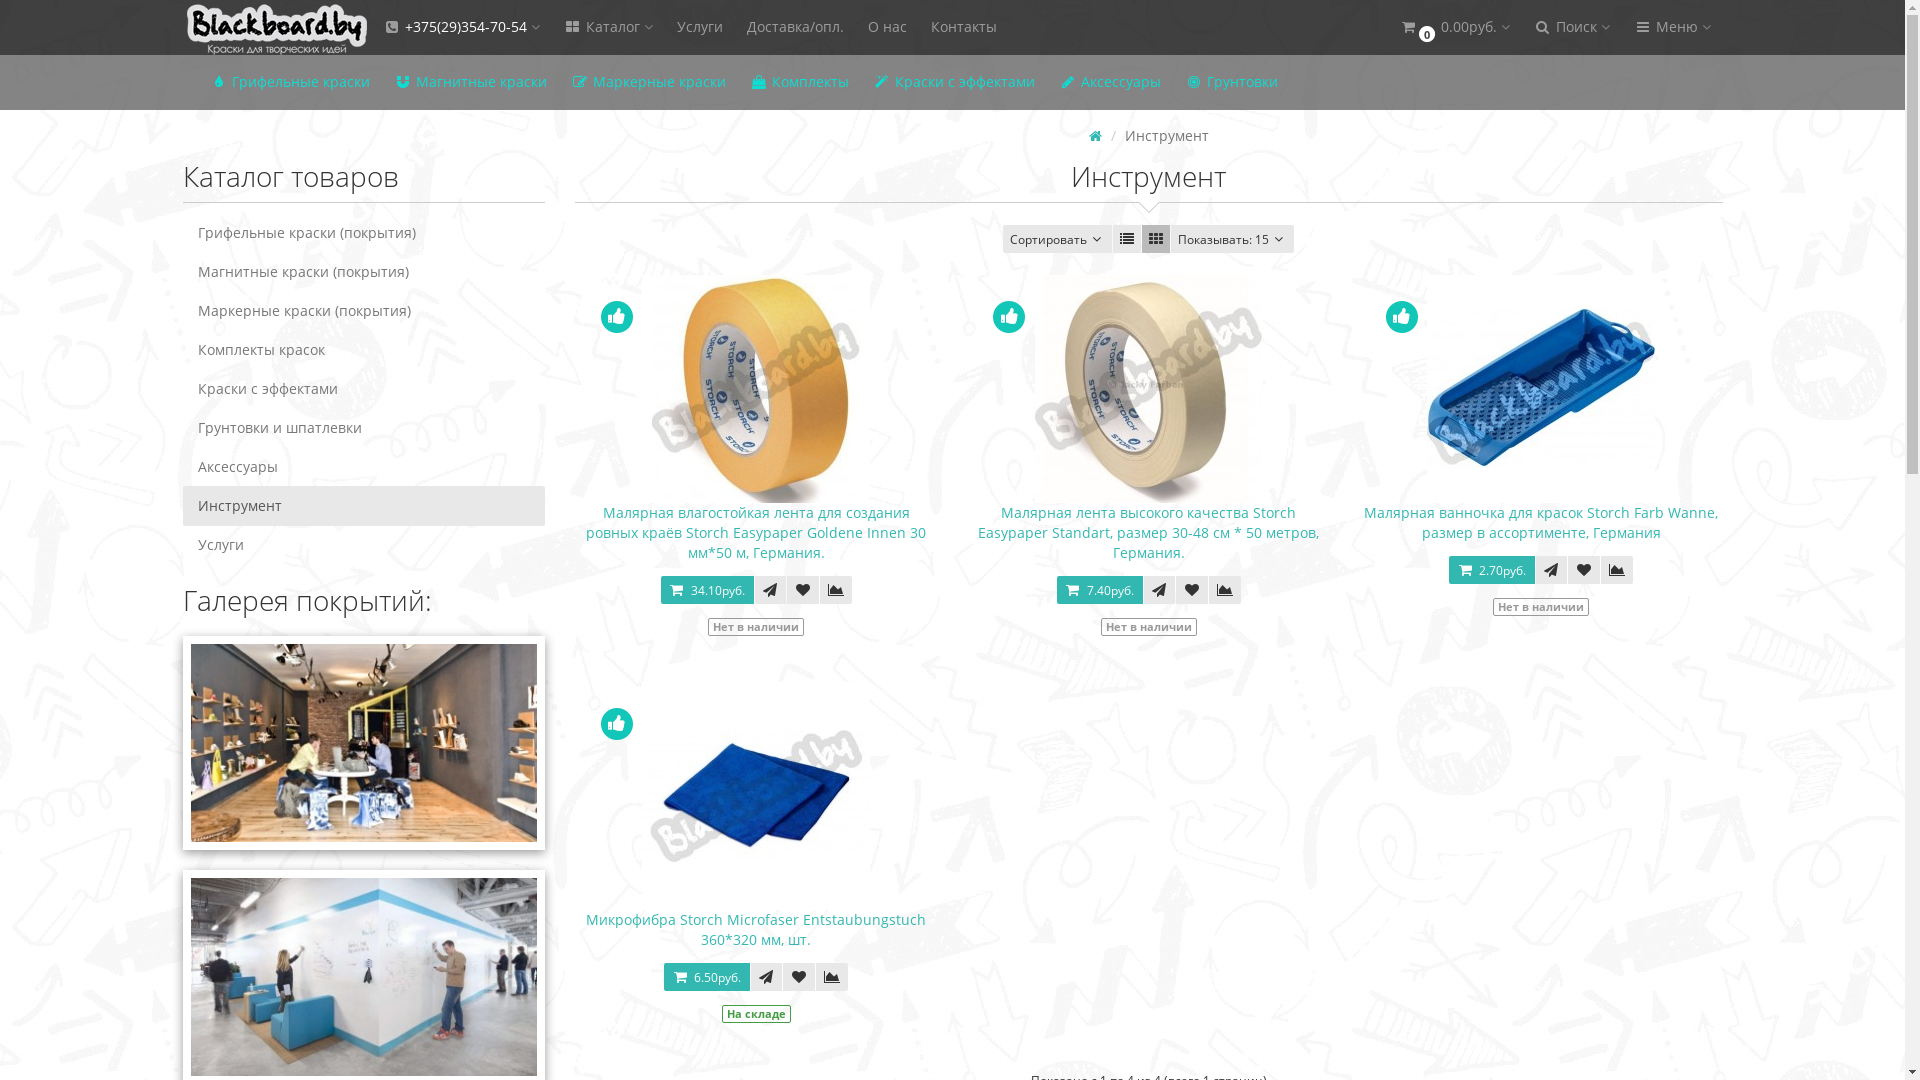 This screenshot has height=1080, width=1920. I want to click on '+375(29)354-70-54', so click(459, 27).